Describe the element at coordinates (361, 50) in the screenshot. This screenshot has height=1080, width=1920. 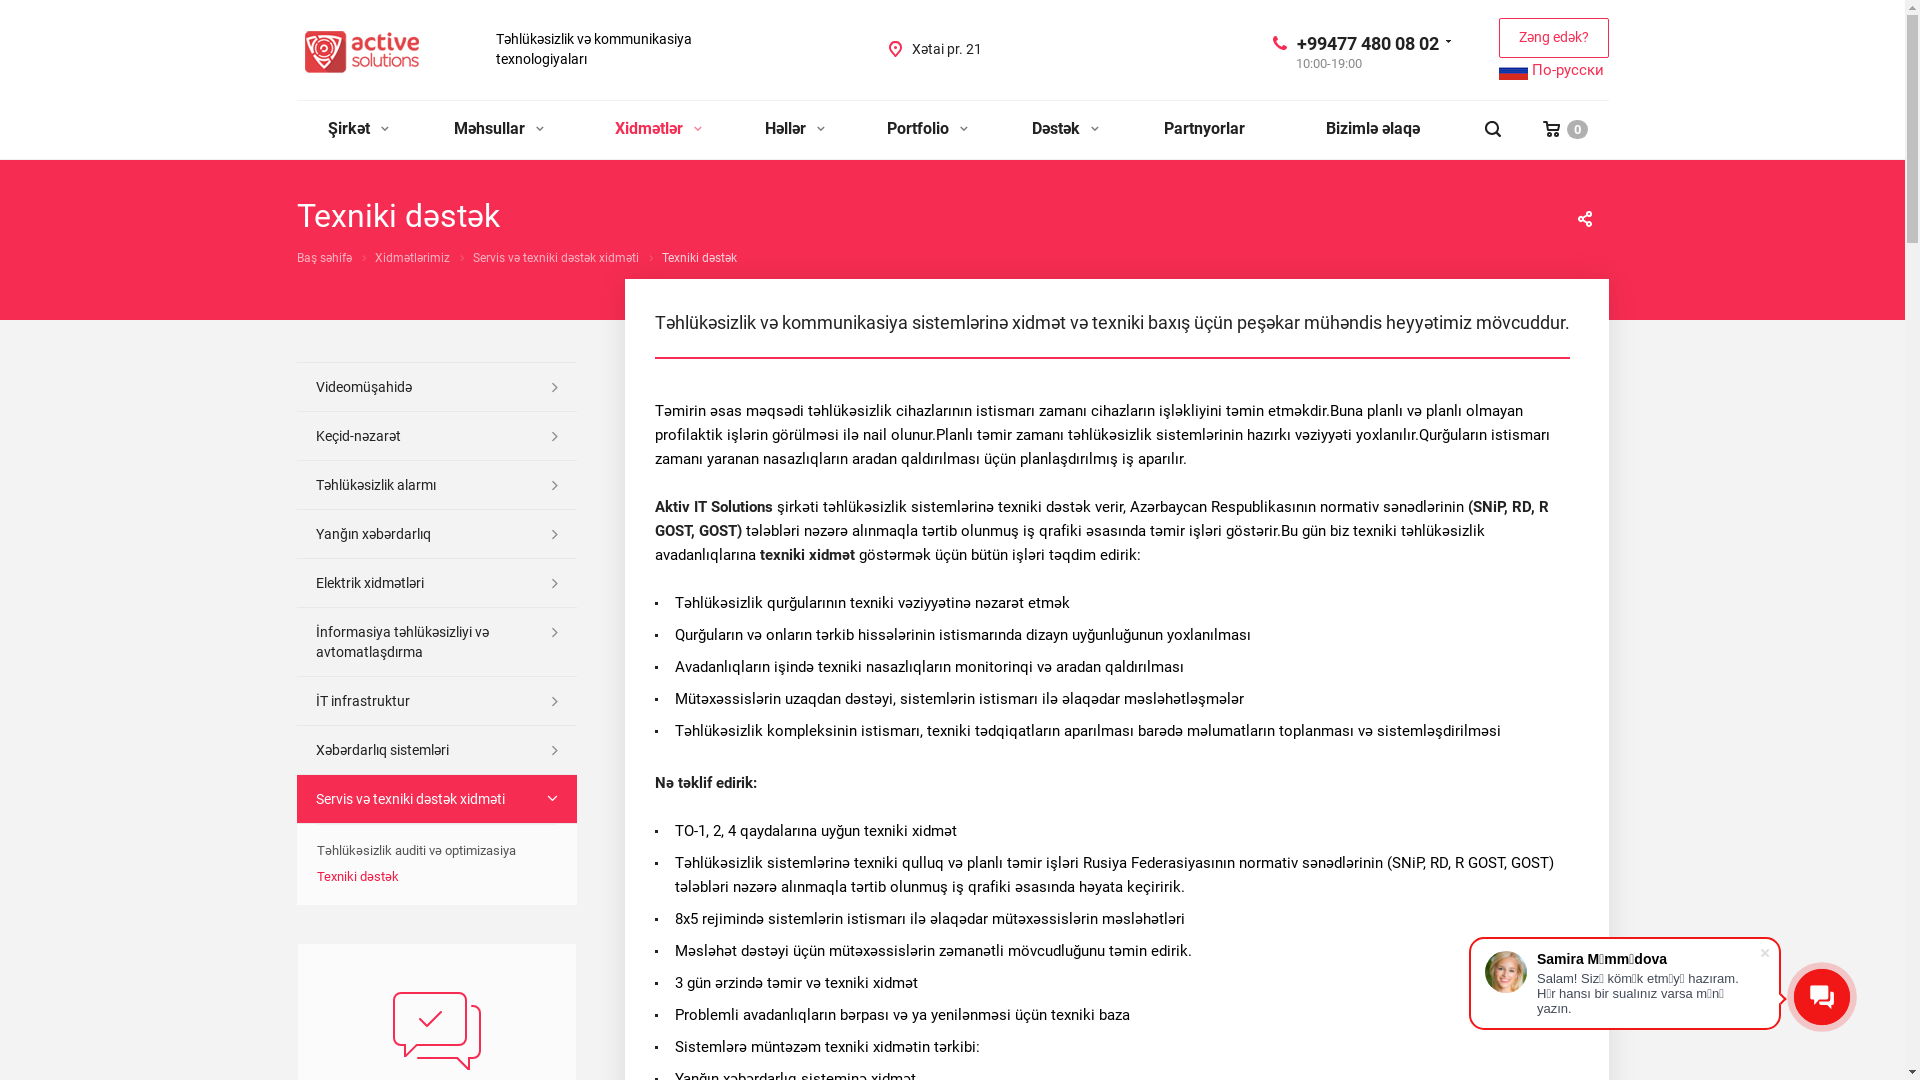
I see `'Active solutions'` at that location.